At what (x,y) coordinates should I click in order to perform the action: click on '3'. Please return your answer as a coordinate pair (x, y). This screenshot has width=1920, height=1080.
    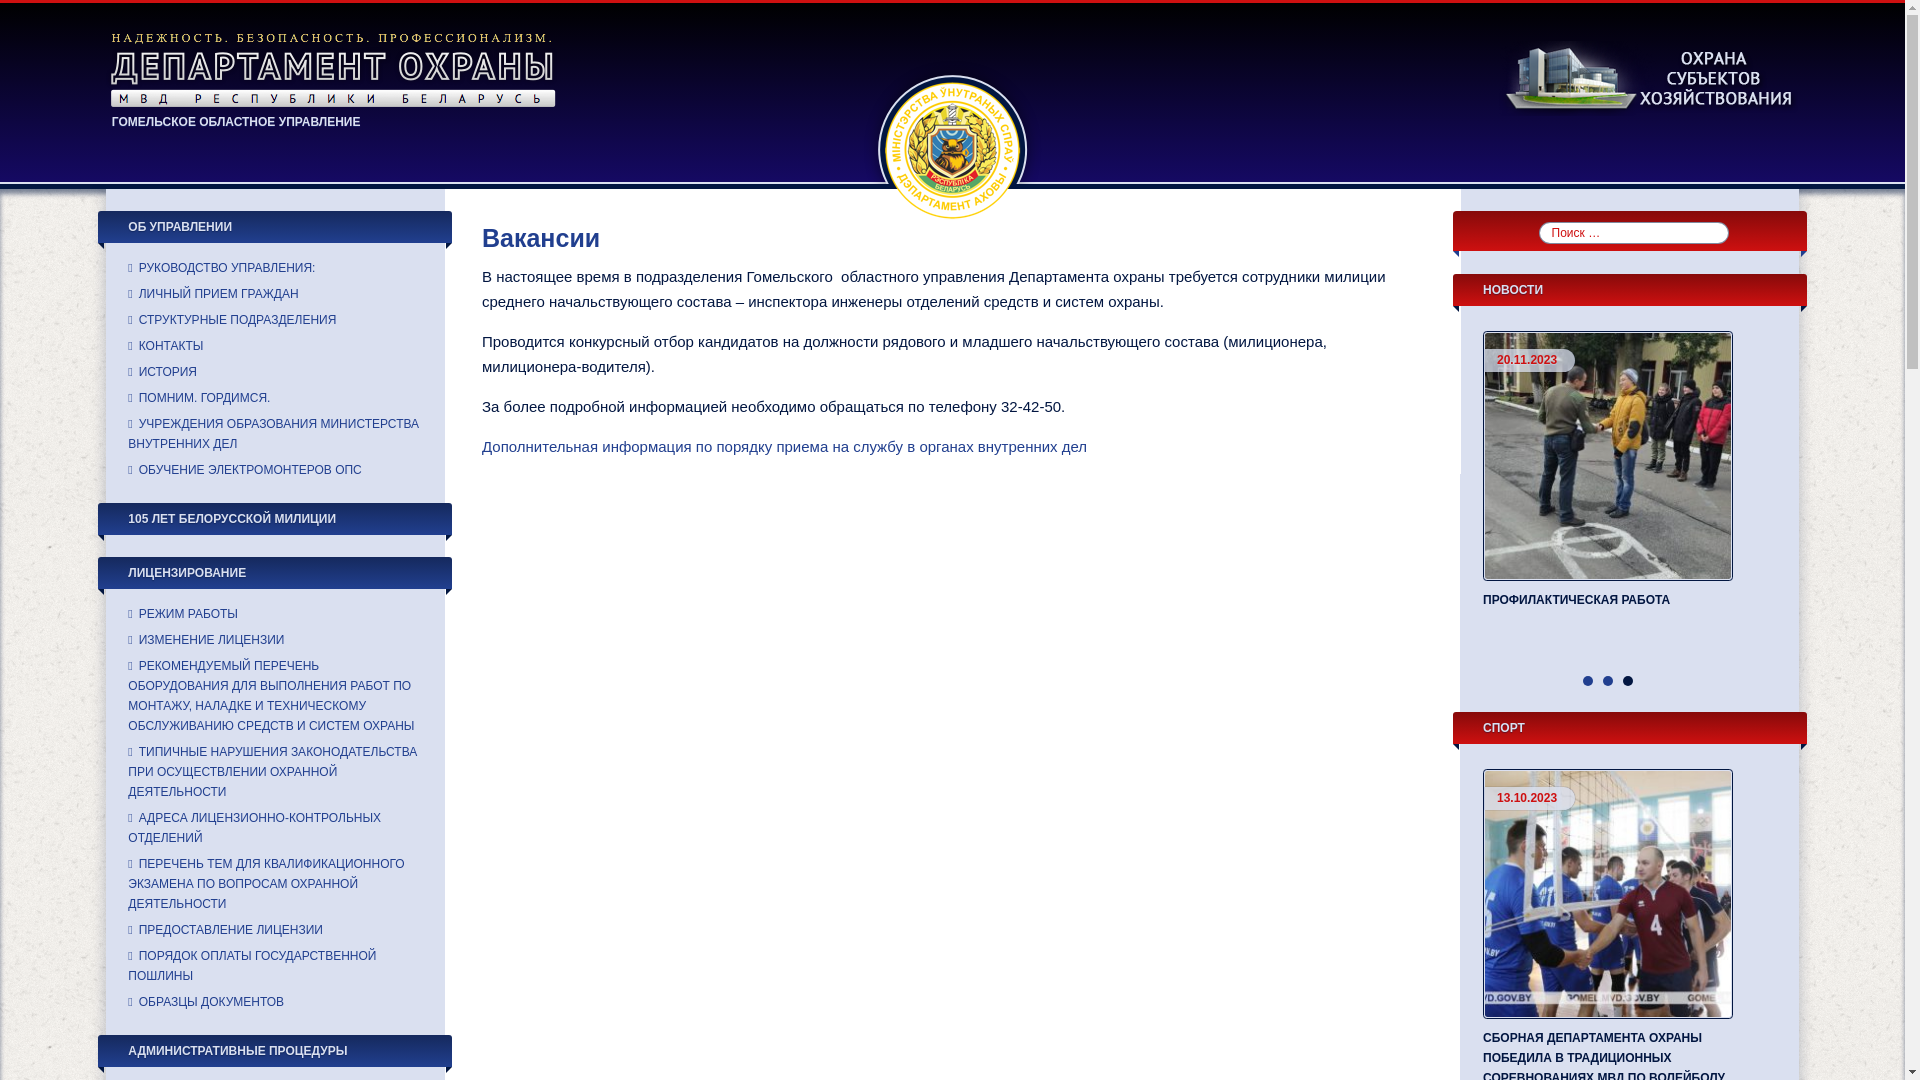
    Looking at the image, I should click on (1627, 680).